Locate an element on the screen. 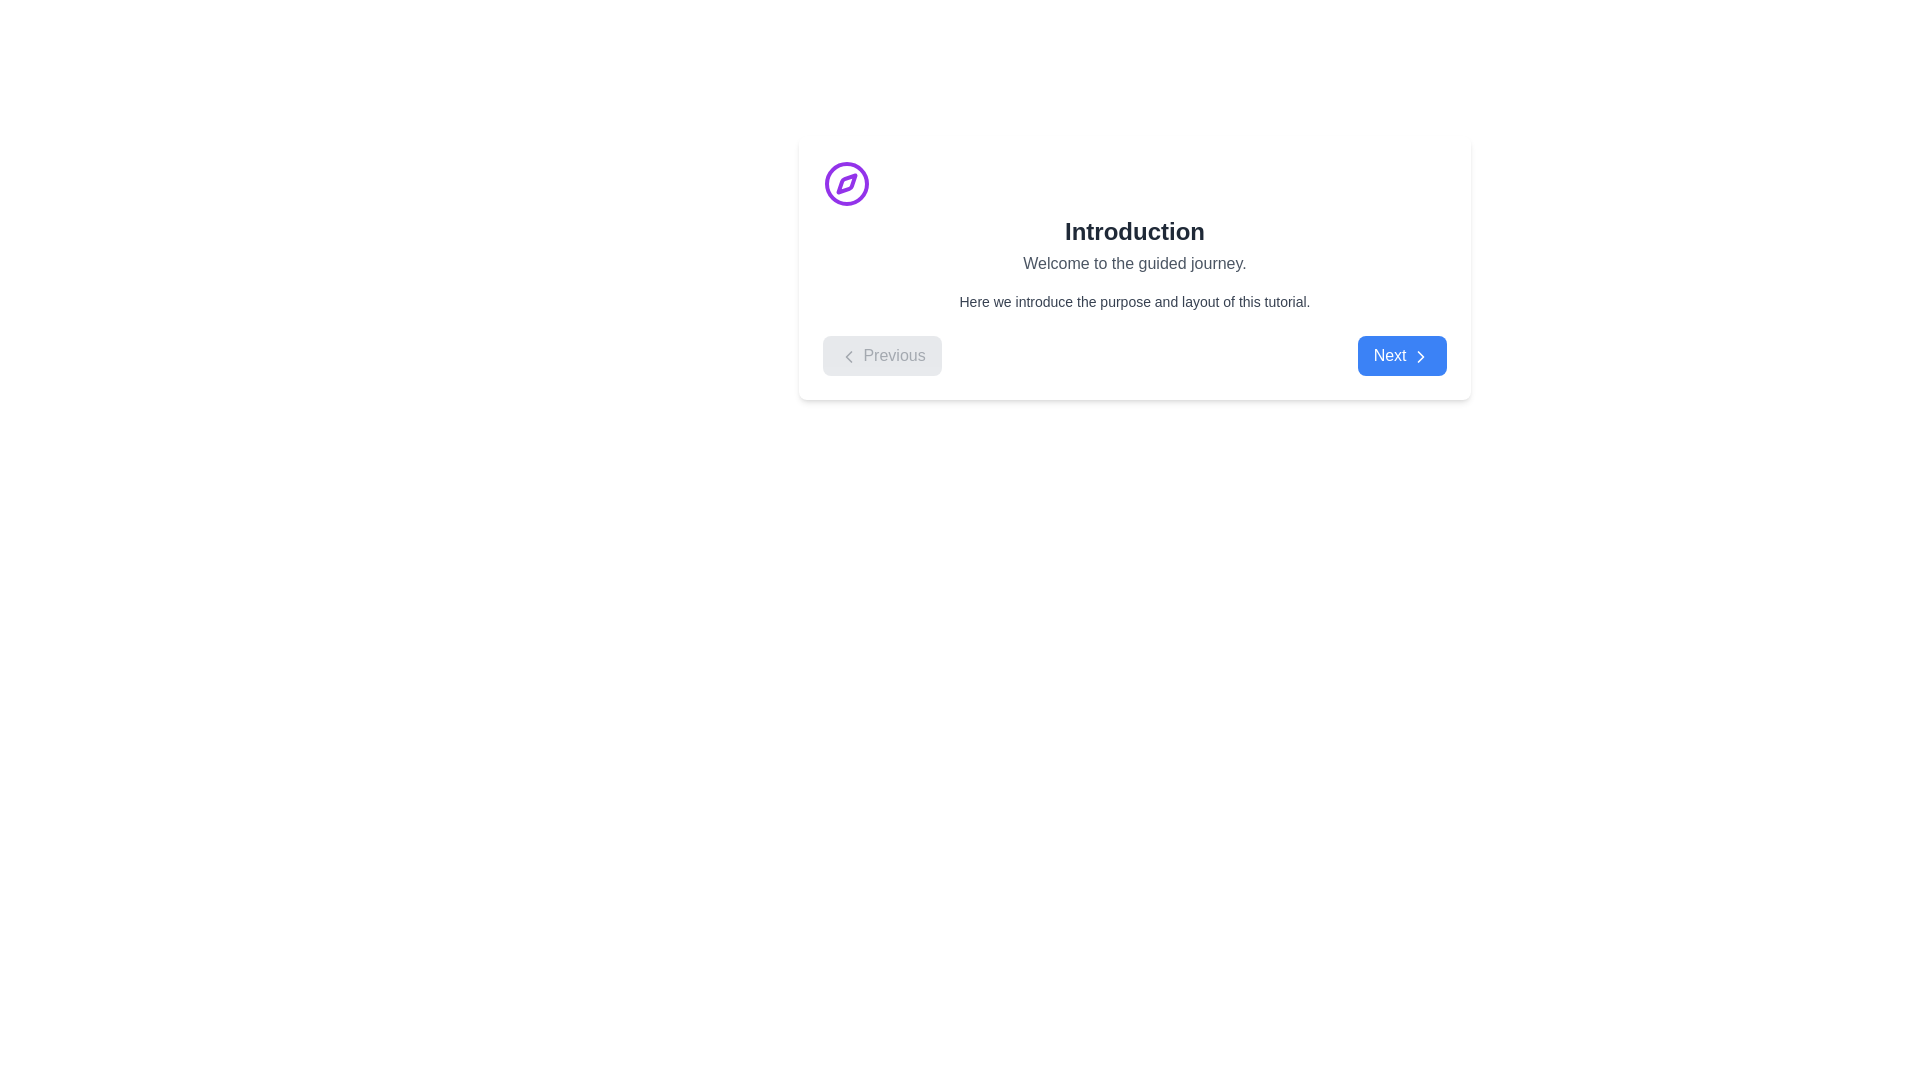 The height and width of the screenshot is (1080, 1920). the Textual Block (Header and Subtext) which serves as the title and introductory text for the content, providing context and a welcoming message to users is located at coordinates (1134, 218).